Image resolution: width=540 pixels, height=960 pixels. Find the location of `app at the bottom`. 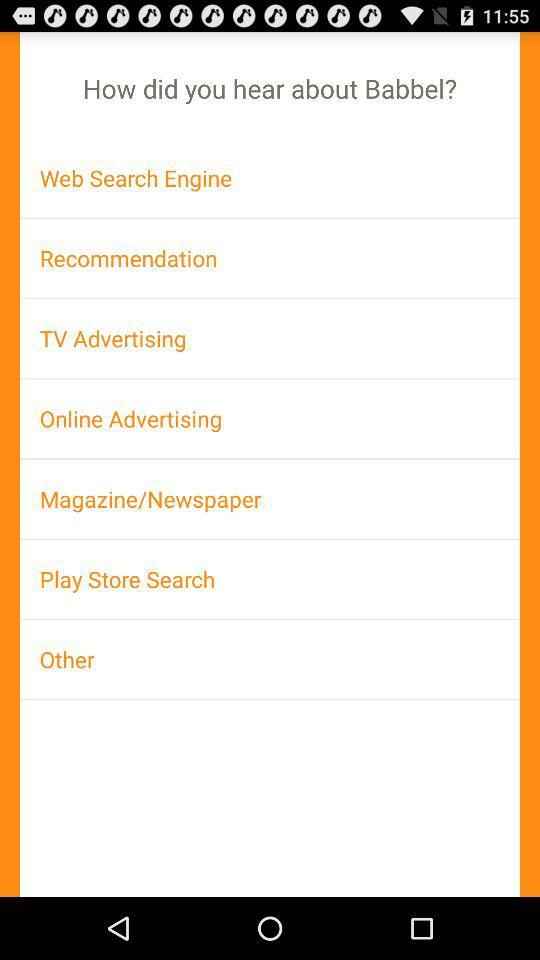

app at the bottom is located at coordinates (270, 658).